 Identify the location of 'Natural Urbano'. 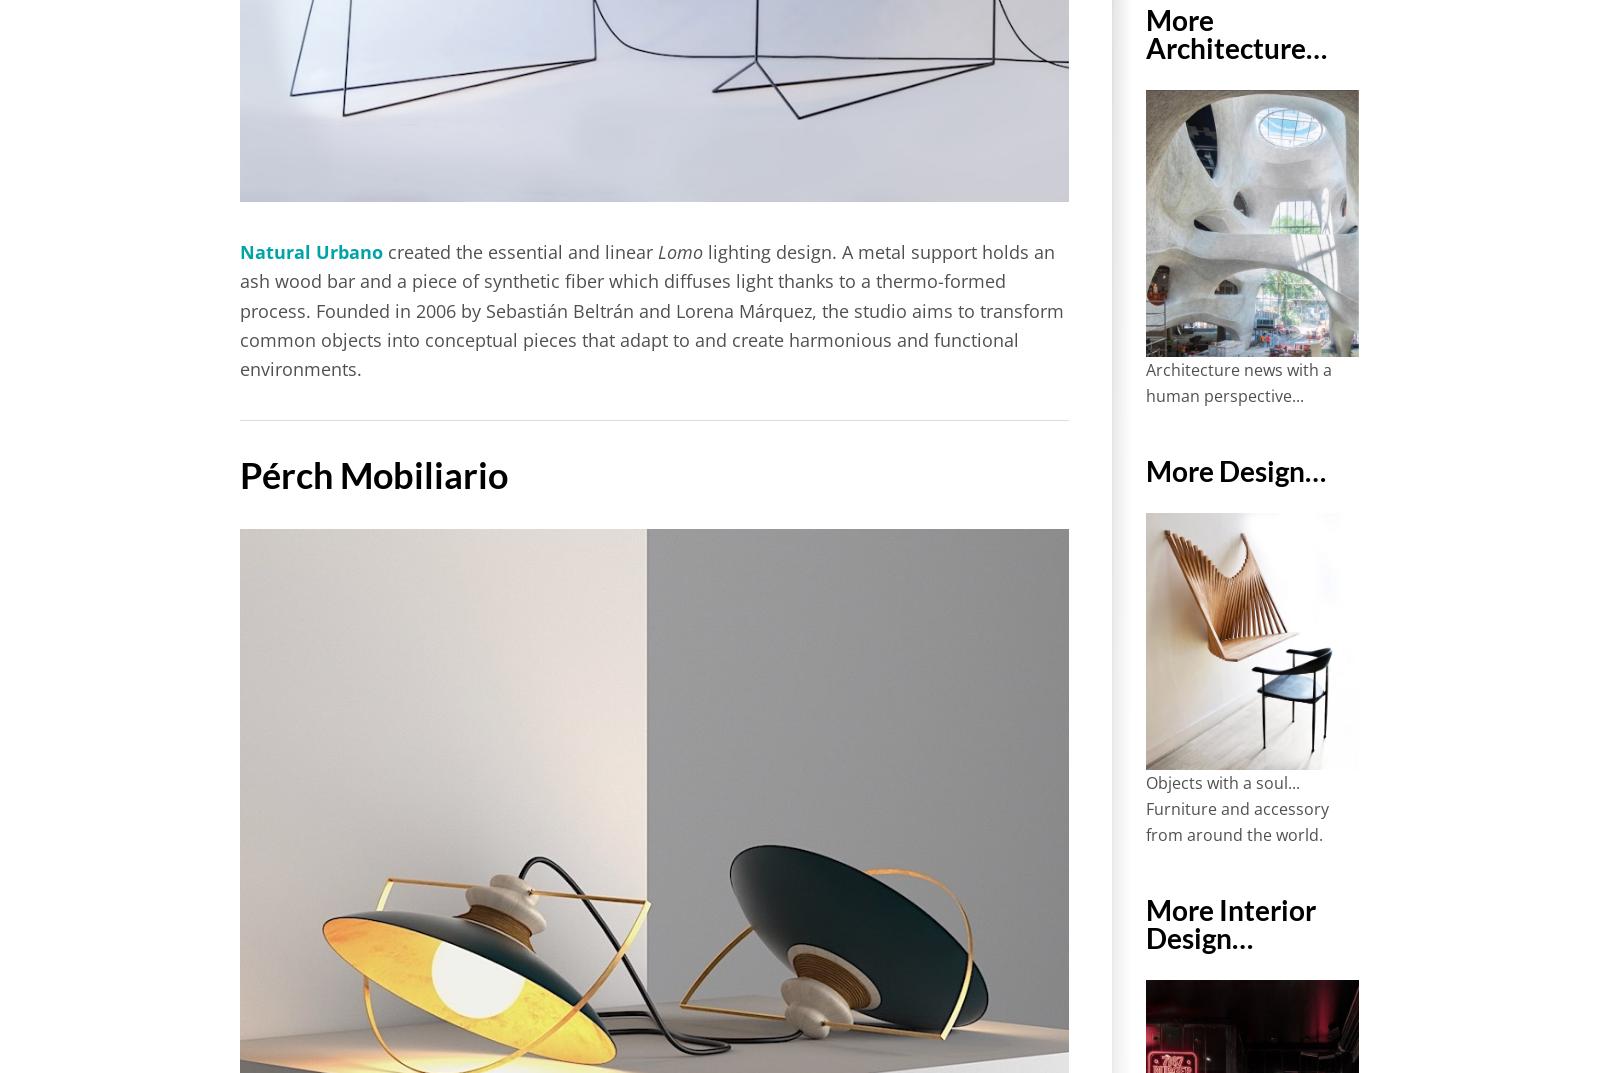
(311, 251).